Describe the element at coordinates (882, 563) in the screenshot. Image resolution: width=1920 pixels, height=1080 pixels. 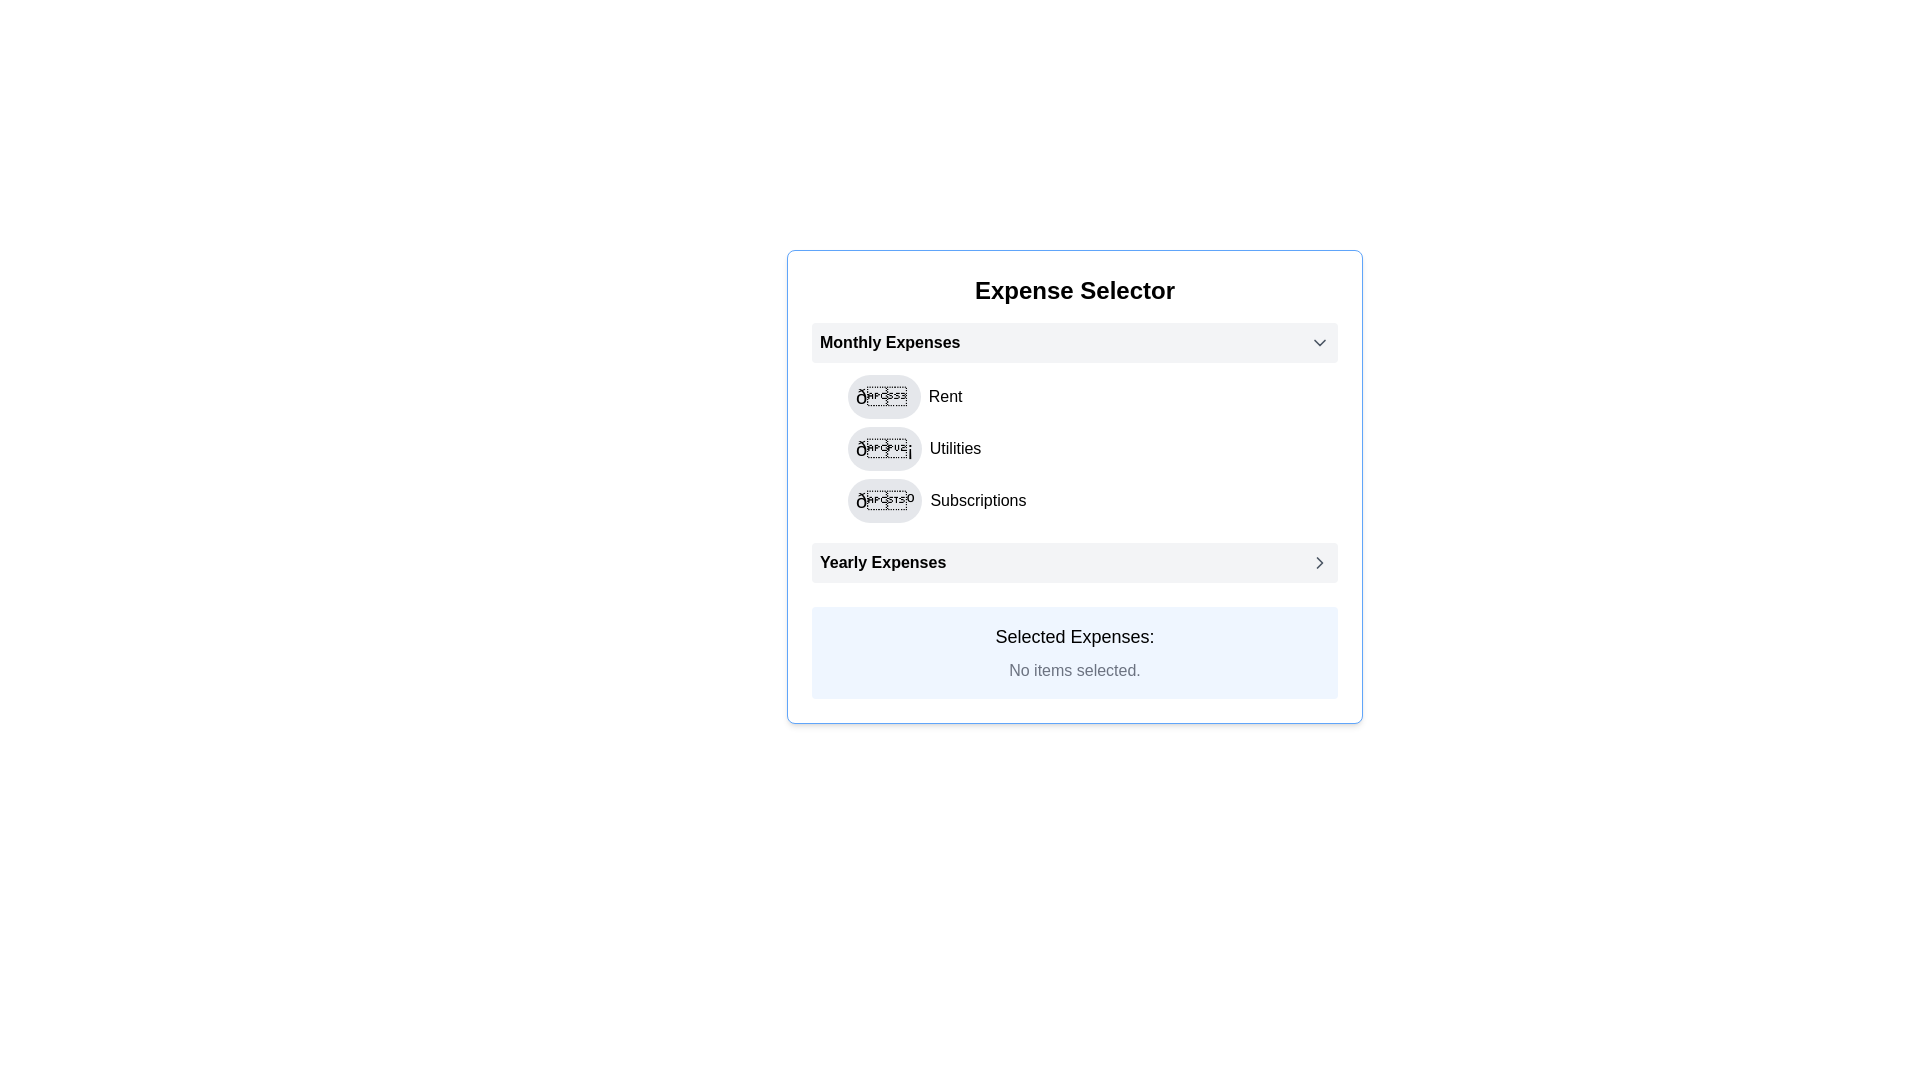
I see `the informational text label indicating 'Yearly Expenses', which is positioned beneath the entries 'Rent', 'Utilities', and 'Subscriptions' in a list-like structure` at that location.